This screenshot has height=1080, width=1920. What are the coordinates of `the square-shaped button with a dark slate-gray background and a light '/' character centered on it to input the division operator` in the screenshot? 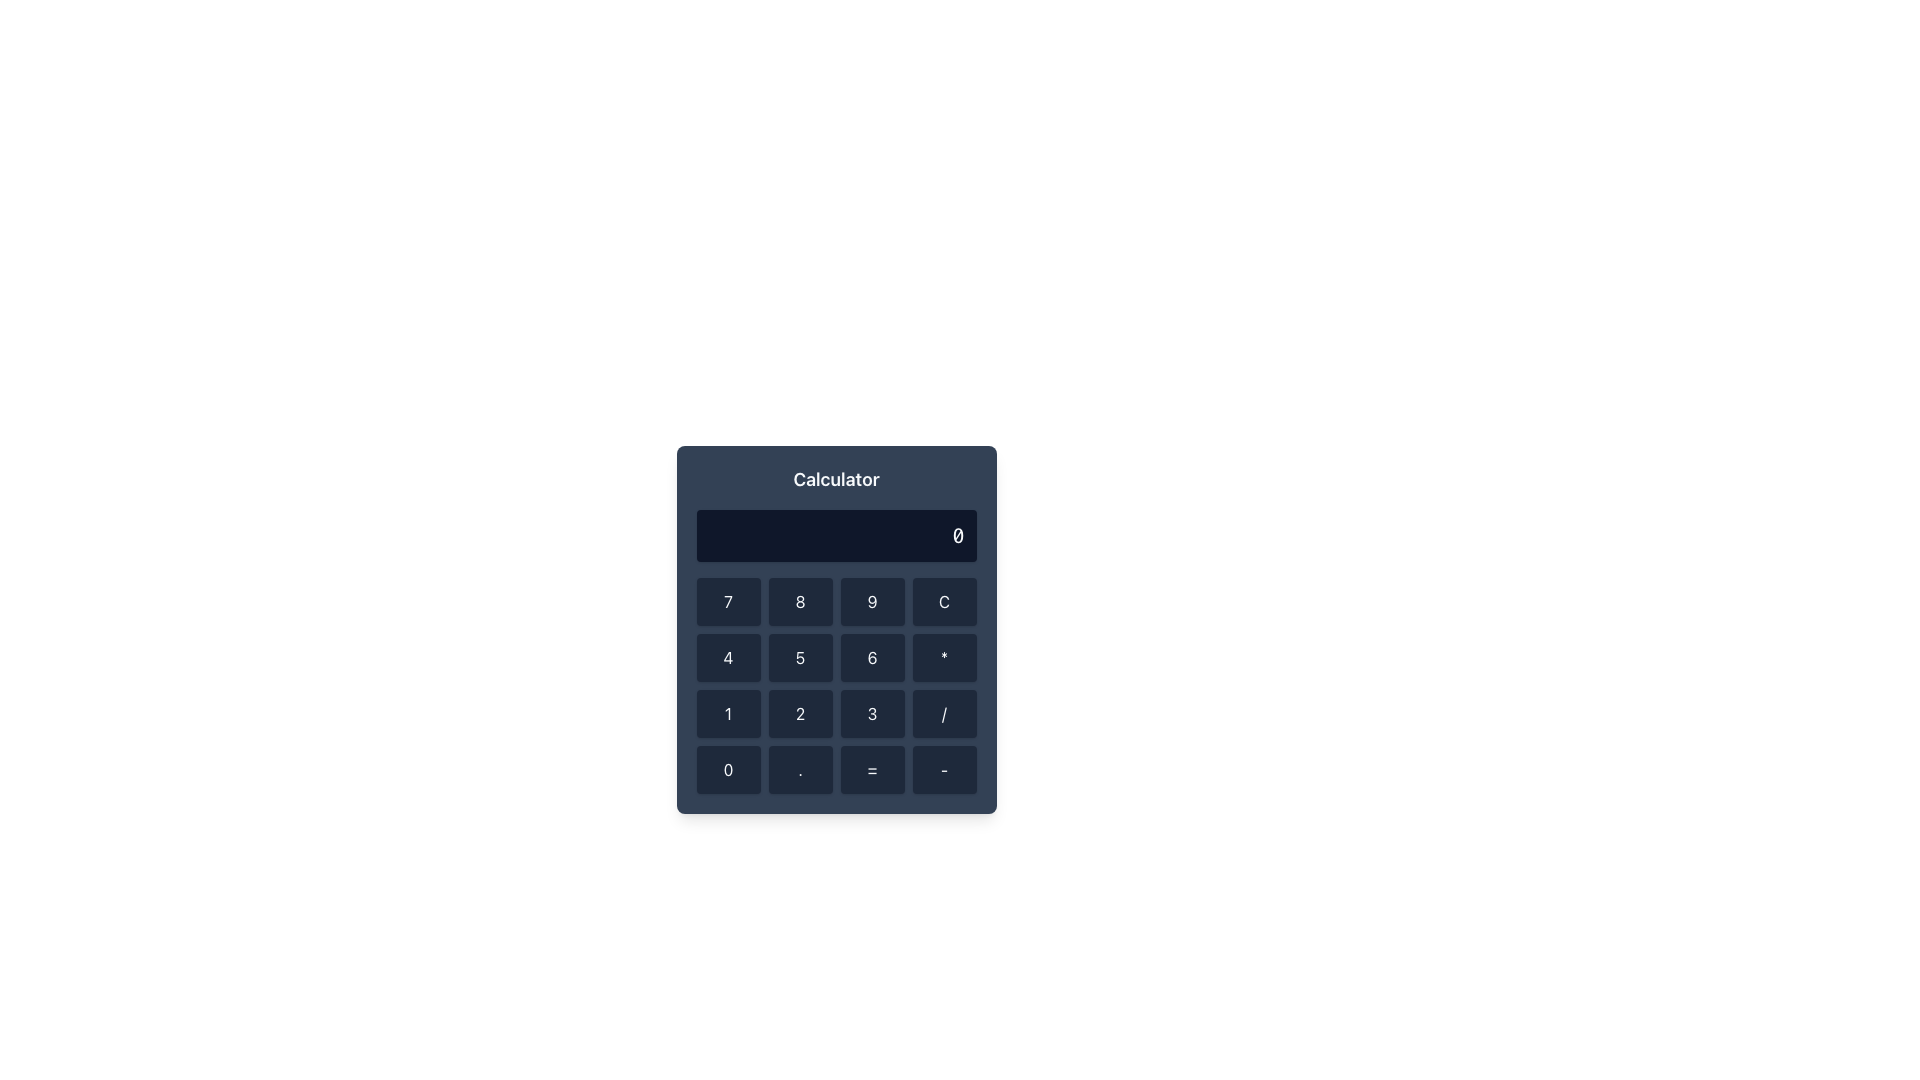 It's located at (943, 712).